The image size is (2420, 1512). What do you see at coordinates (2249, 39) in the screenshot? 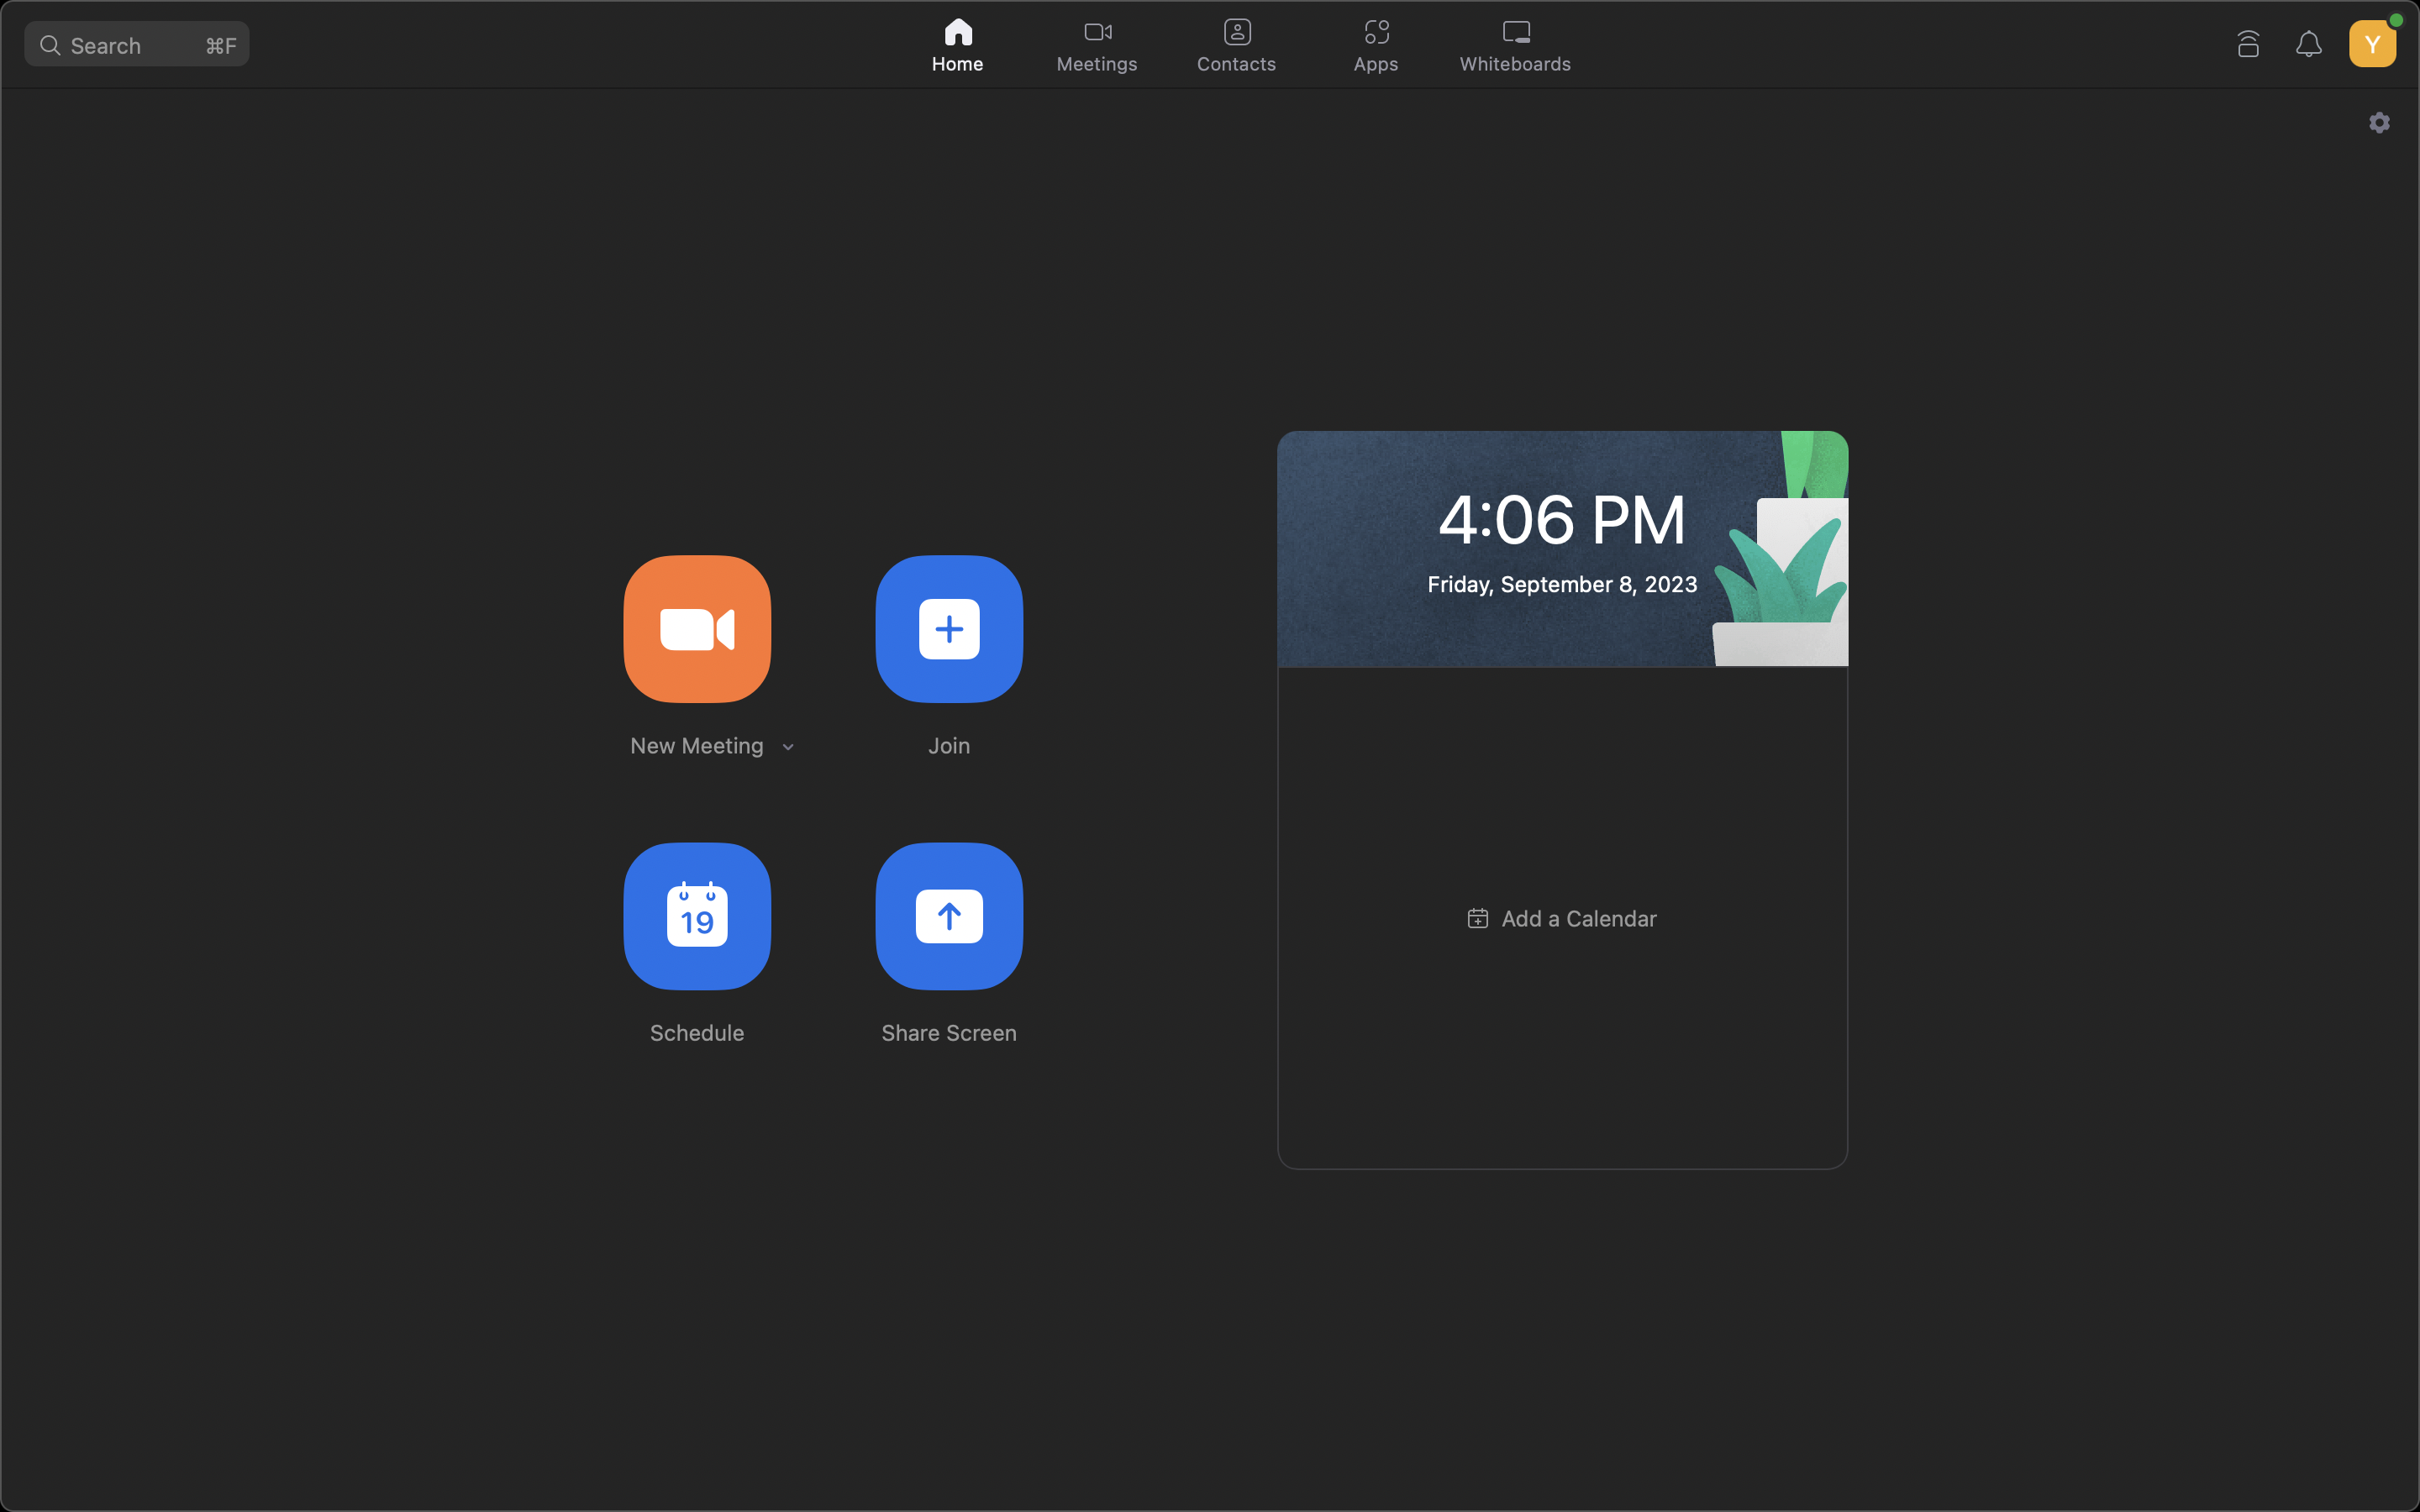
I see `Link your device to a specific Zoom Room` at bounding box center [2249, 39].